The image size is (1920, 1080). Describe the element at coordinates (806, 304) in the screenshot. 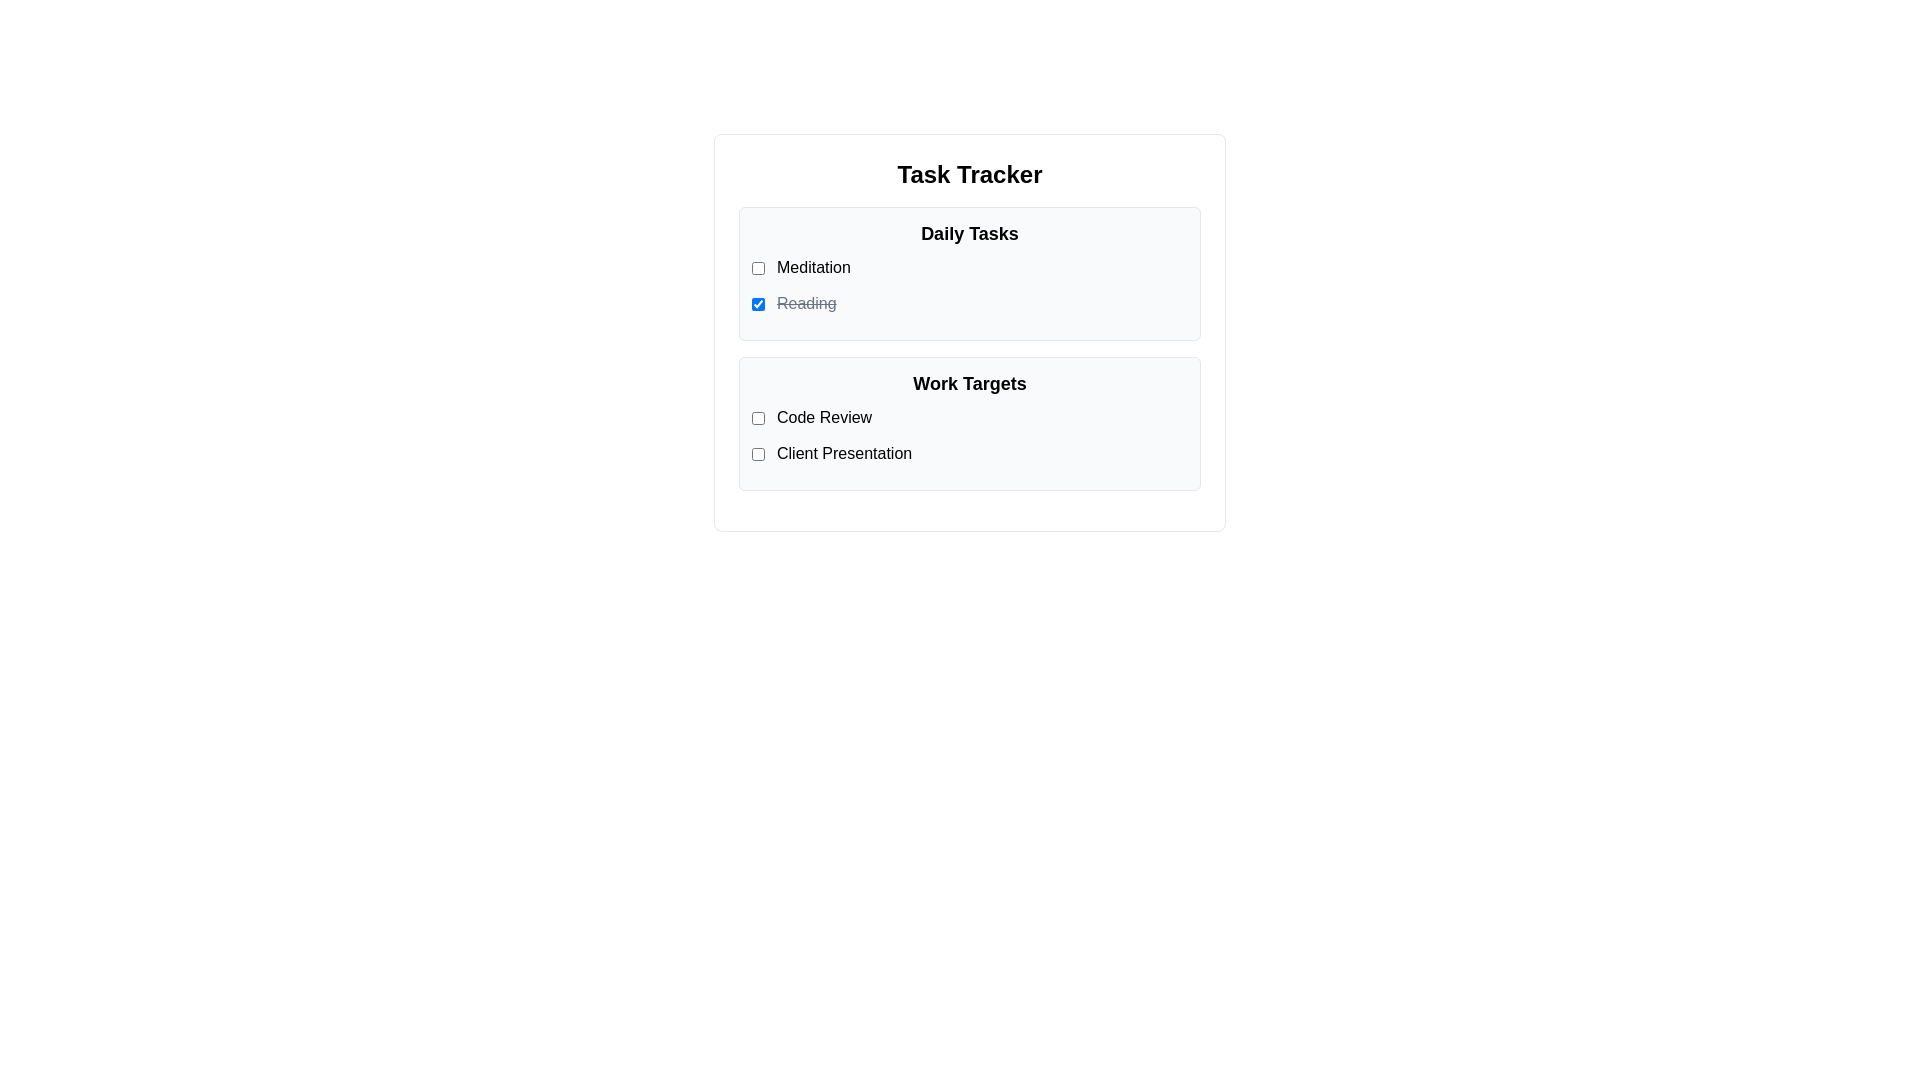

I see `text label indicating a completed task located in the 'Daily Tasks' section of the 'Task Tracker' interface, which is the second item in the list with a strikethrough style and a checked checkbox beside it` at that location.